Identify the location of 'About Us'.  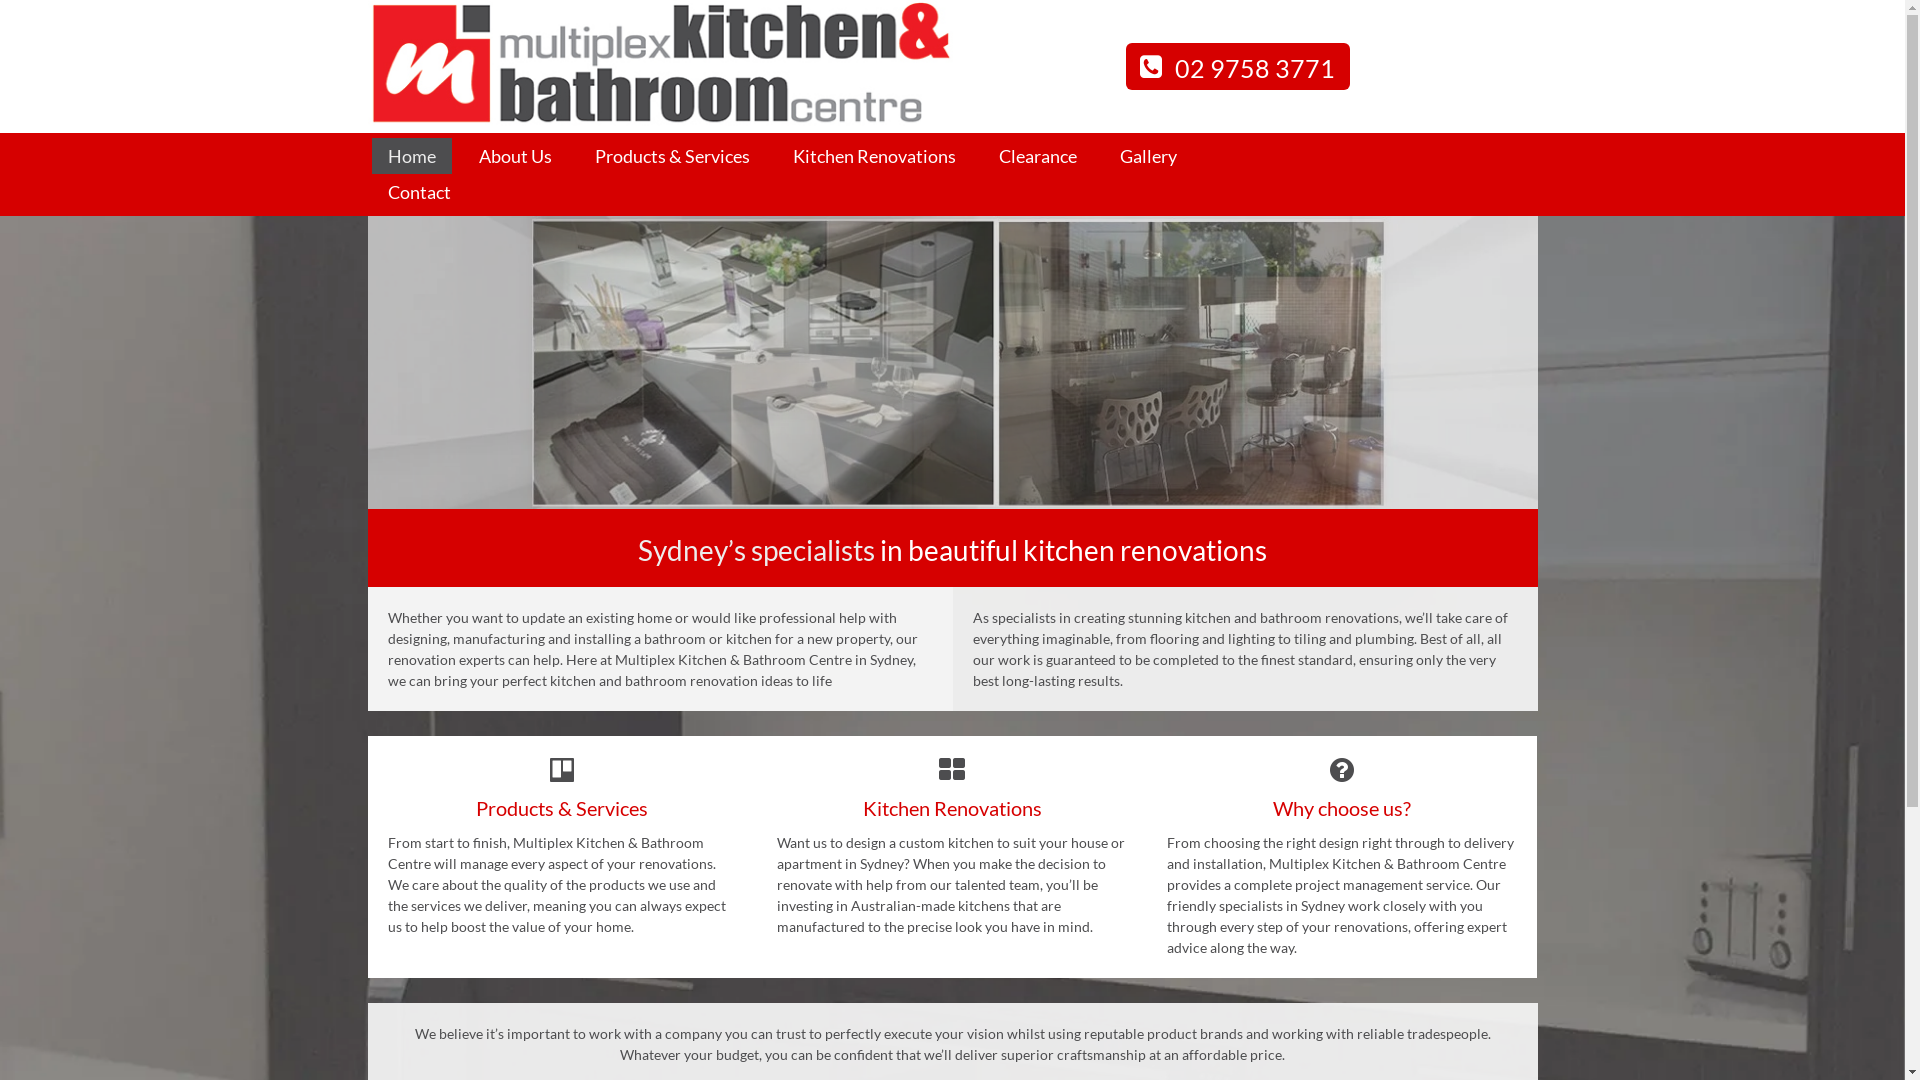
(514, 155).